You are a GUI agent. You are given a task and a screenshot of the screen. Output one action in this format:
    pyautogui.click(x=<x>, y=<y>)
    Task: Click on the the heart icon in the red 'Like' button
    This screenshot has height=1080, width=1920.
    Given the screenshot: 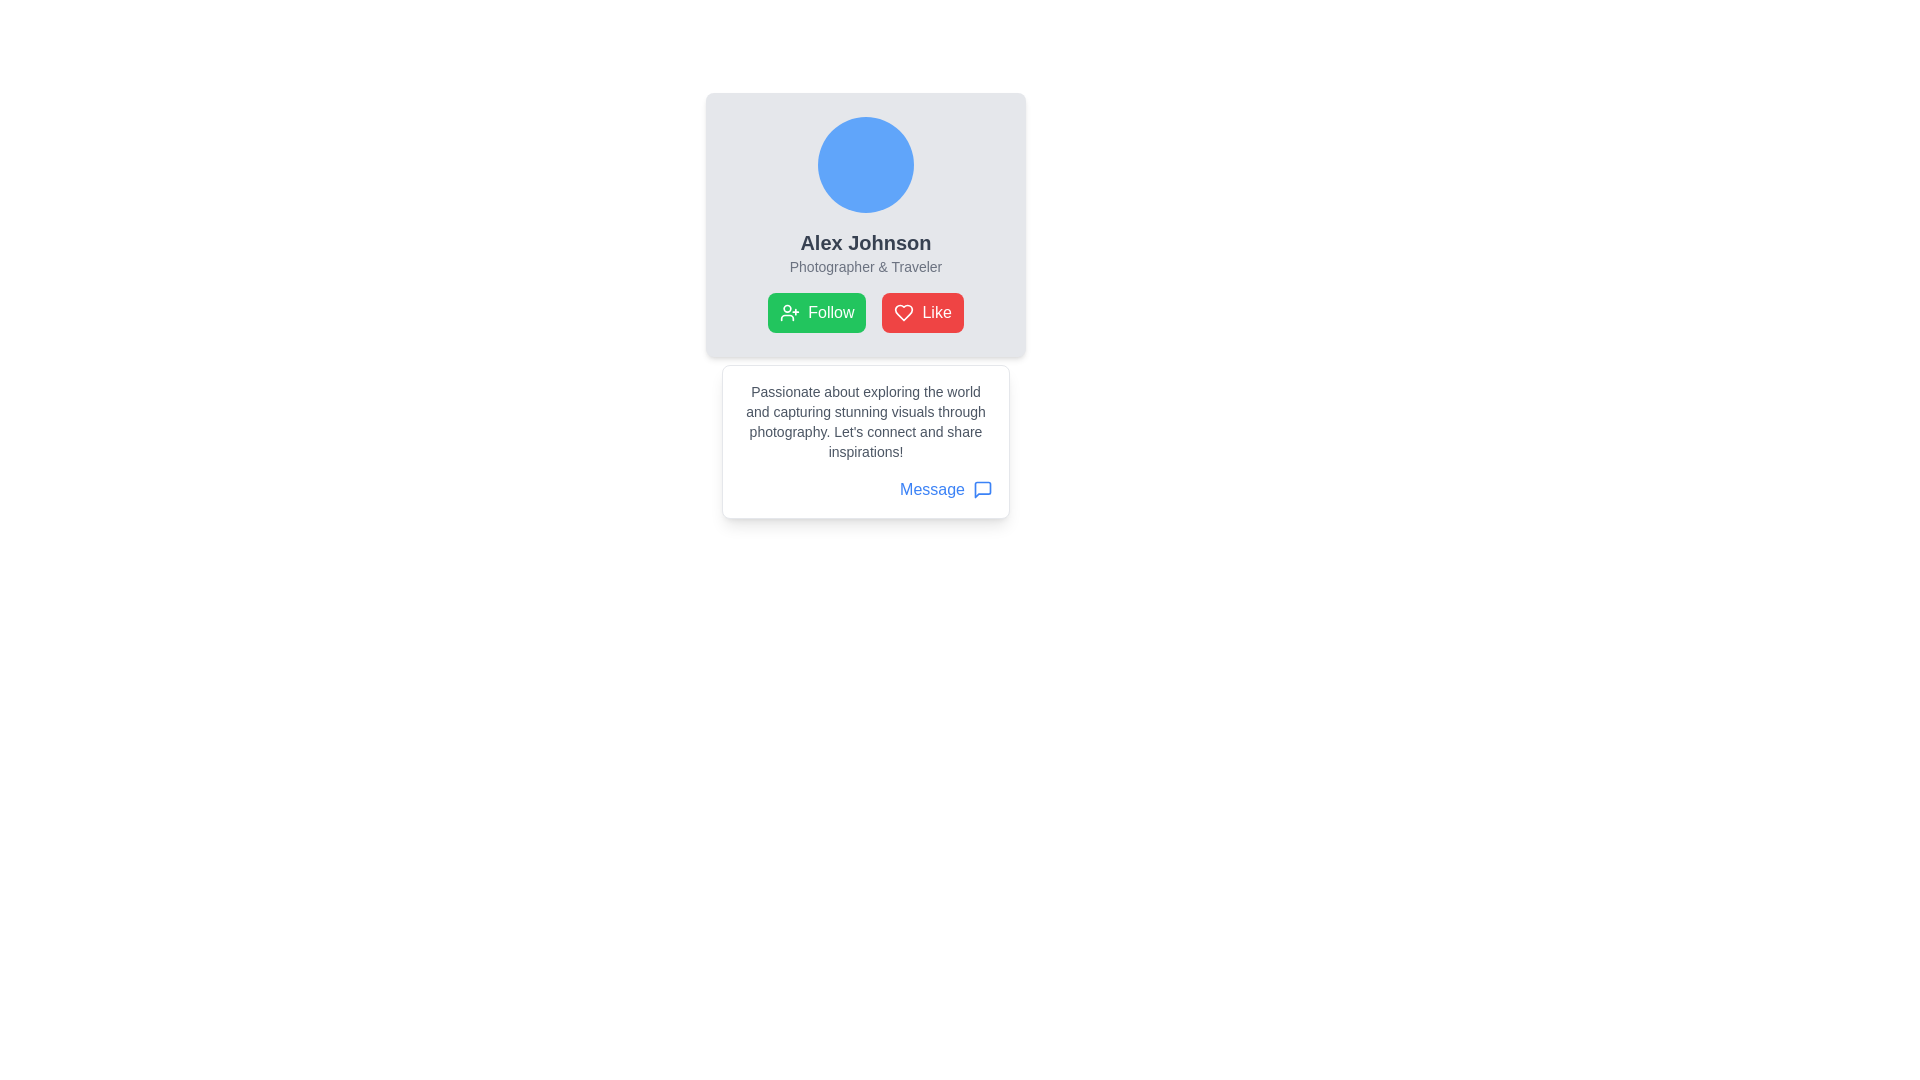 What is the action you would take?
    pyautogui.click(x=903, y=312)
    